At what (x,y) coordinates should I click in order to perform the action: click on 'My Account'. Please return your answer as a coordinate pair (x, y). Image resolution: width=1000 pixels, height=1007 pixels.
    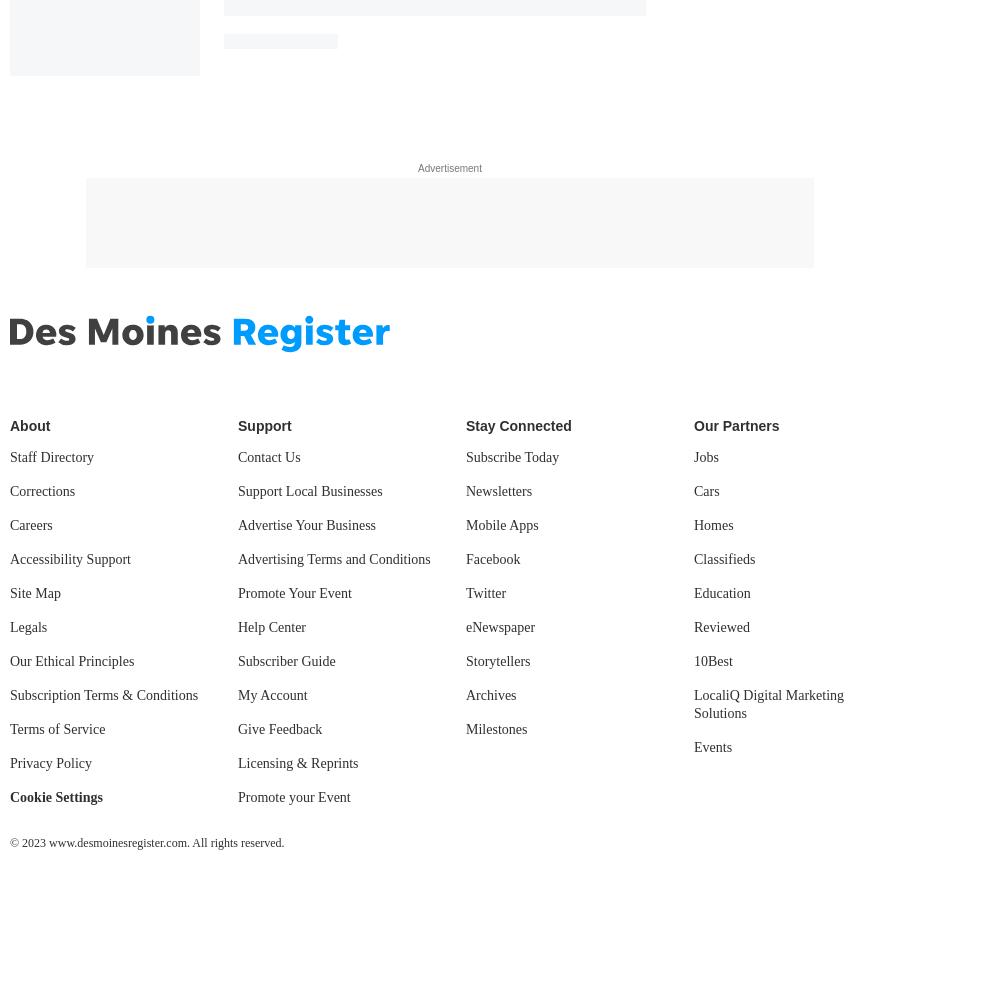
    Looking at the image, I should click on (272, 693).